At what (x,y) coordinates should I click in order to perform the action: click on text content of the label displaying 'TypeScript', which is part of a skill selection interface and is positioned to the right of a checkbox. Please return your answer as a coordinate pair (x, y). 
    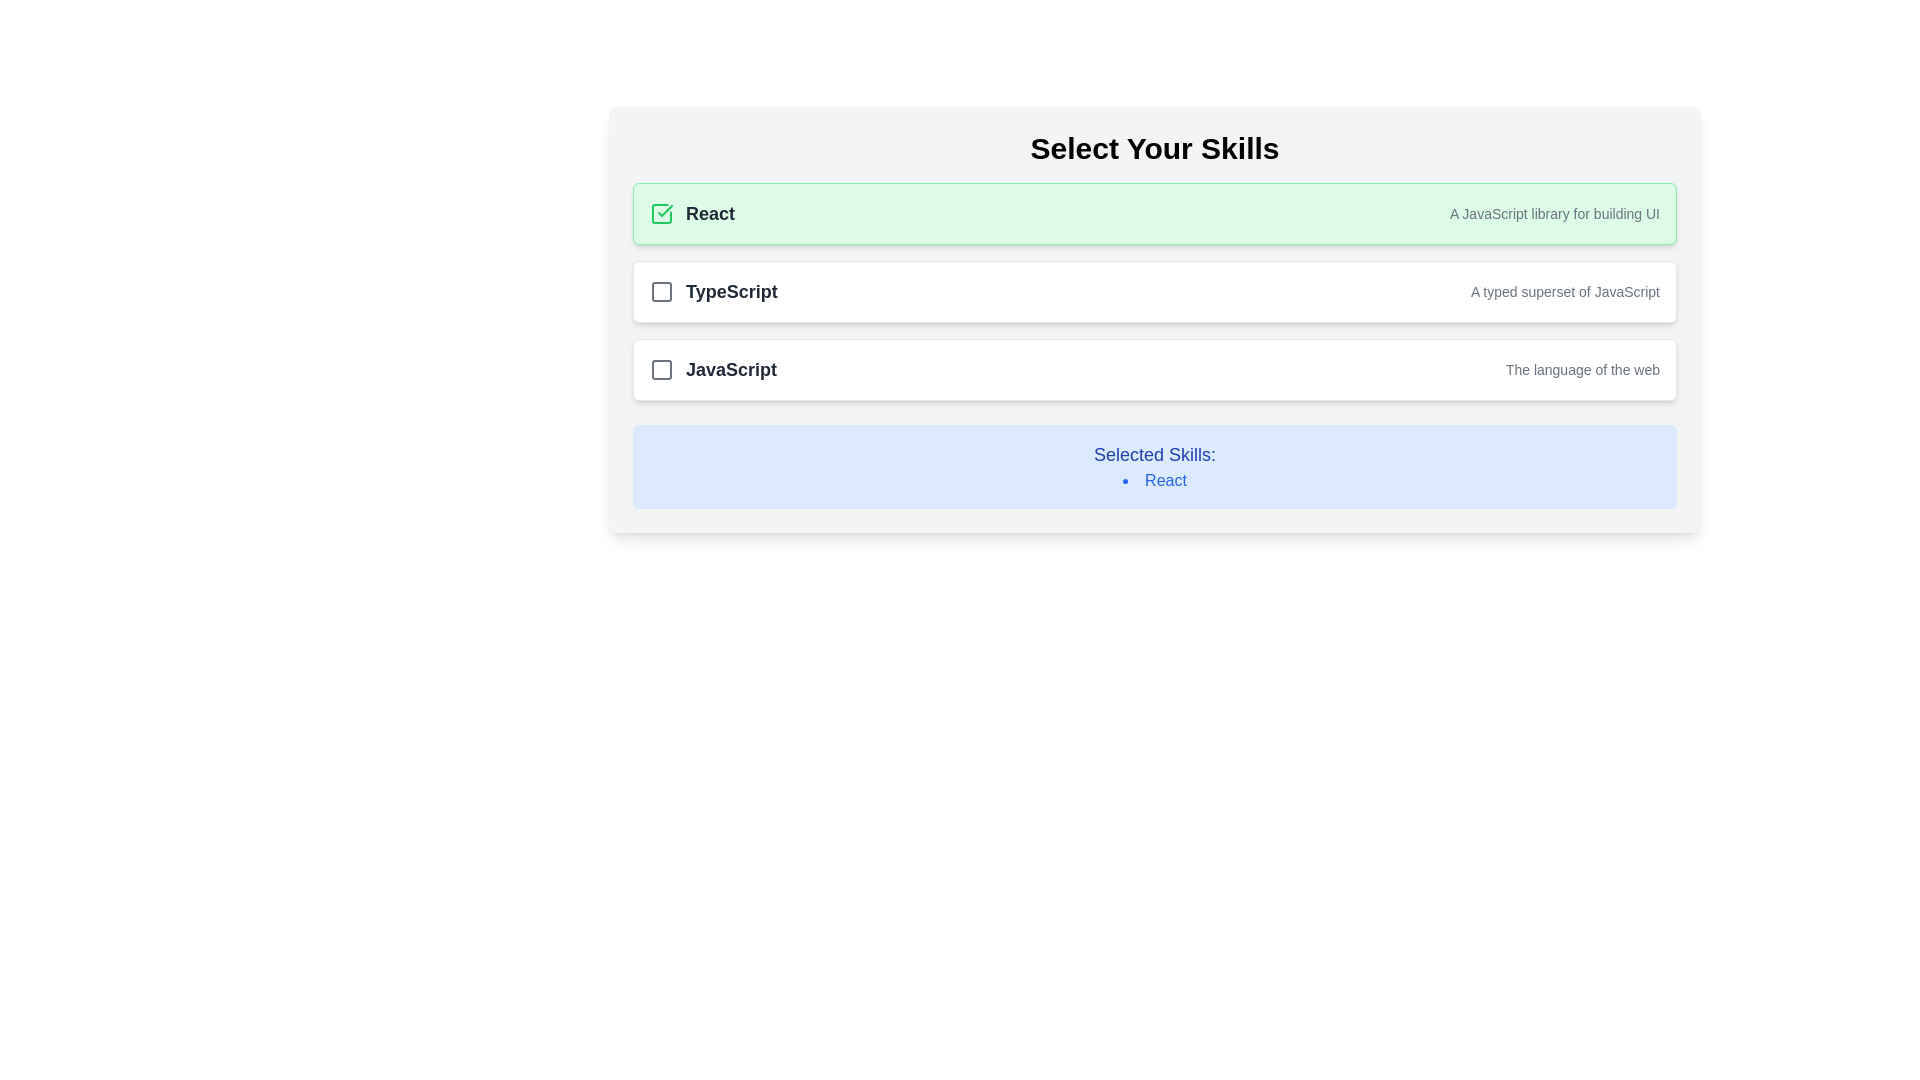
    Looking at the image, I should click on (730, 292).